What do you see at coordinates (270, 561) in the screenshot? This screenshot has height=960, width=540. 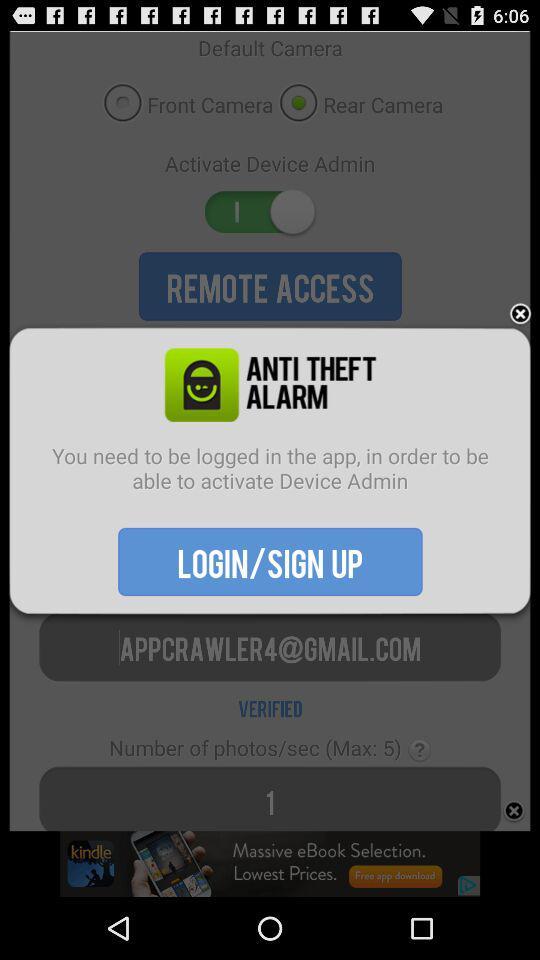 I see `the login/sign up icon` at bounding box center [270, 561].